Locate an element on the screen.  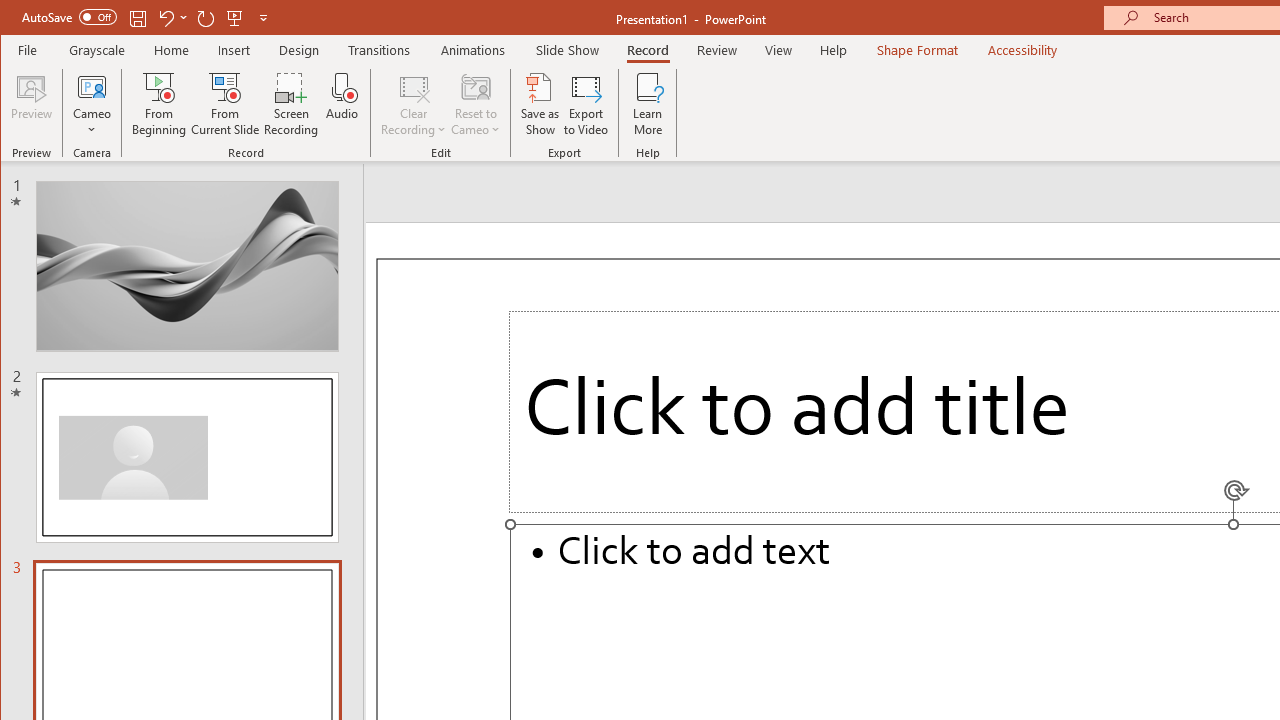
'Cameo' is located at coordinates (91, 85).